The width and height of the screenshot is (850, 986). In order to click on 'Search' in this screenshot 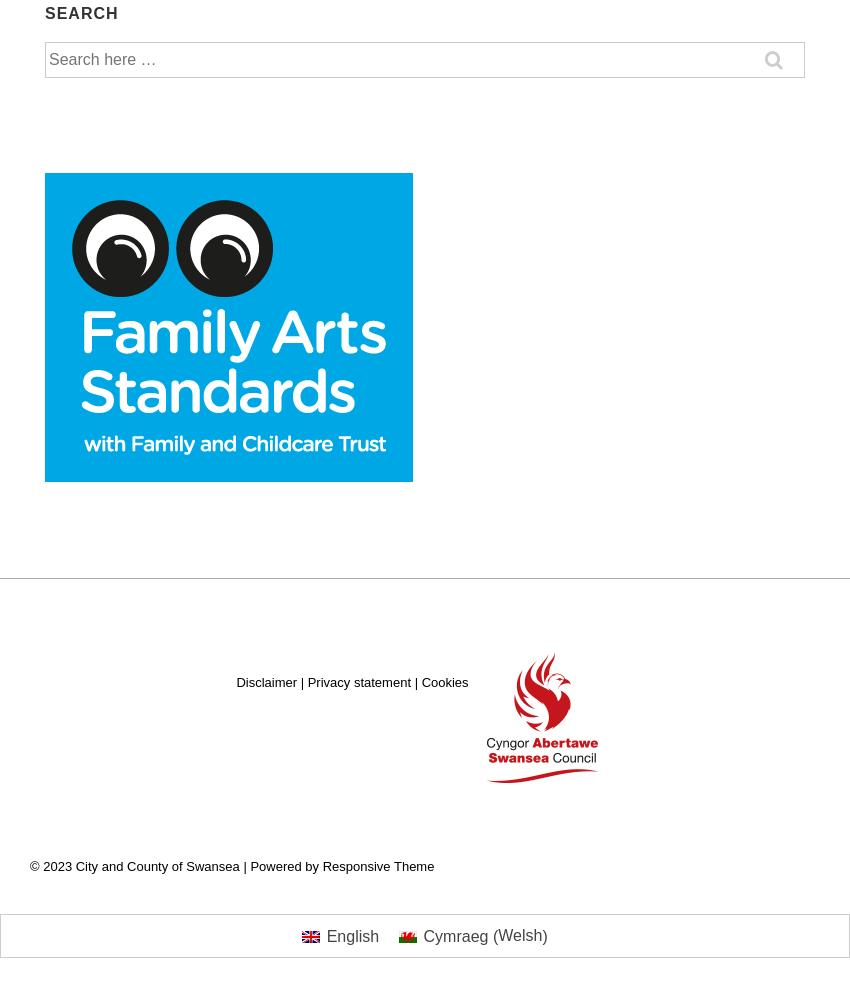, I will do `click(81, 11)`.